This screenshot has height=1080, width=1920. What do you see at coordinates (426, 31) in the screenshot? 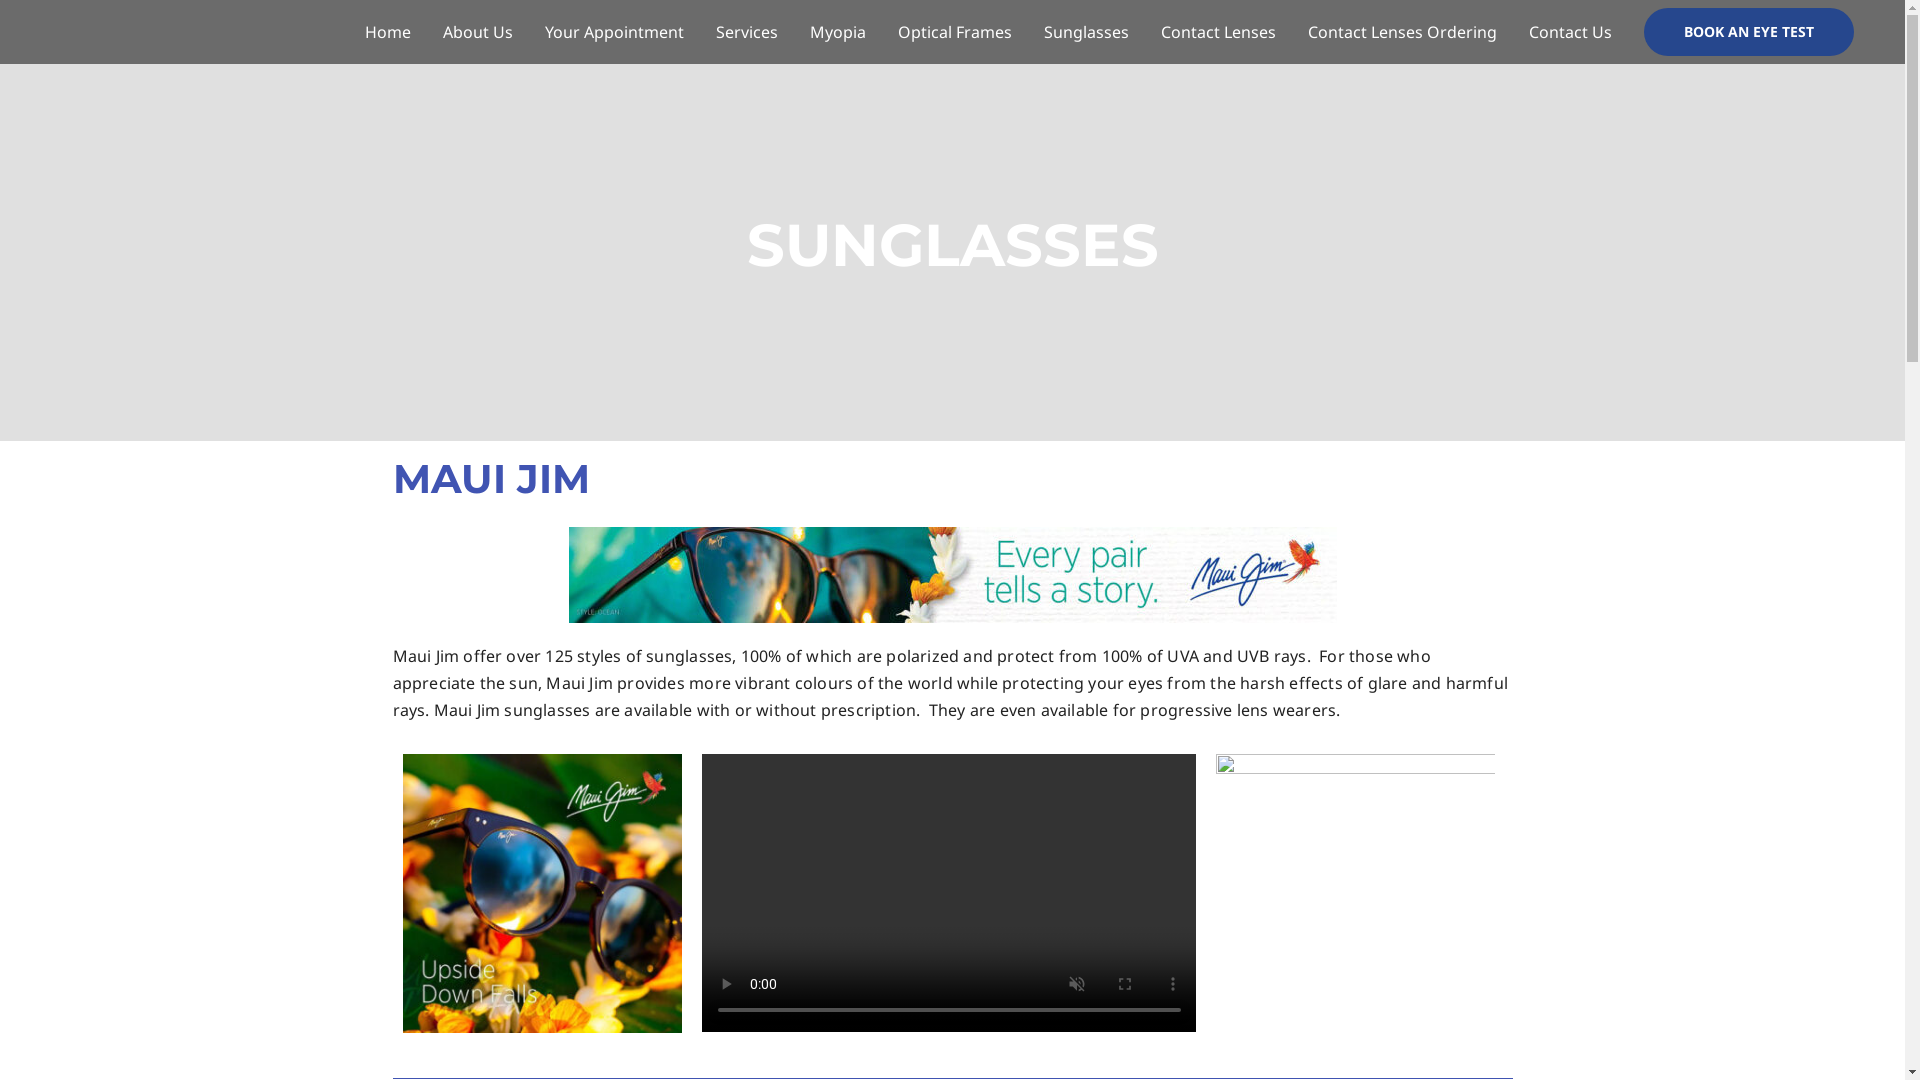
I see `'About Us'` at bounding box center [426, 31].